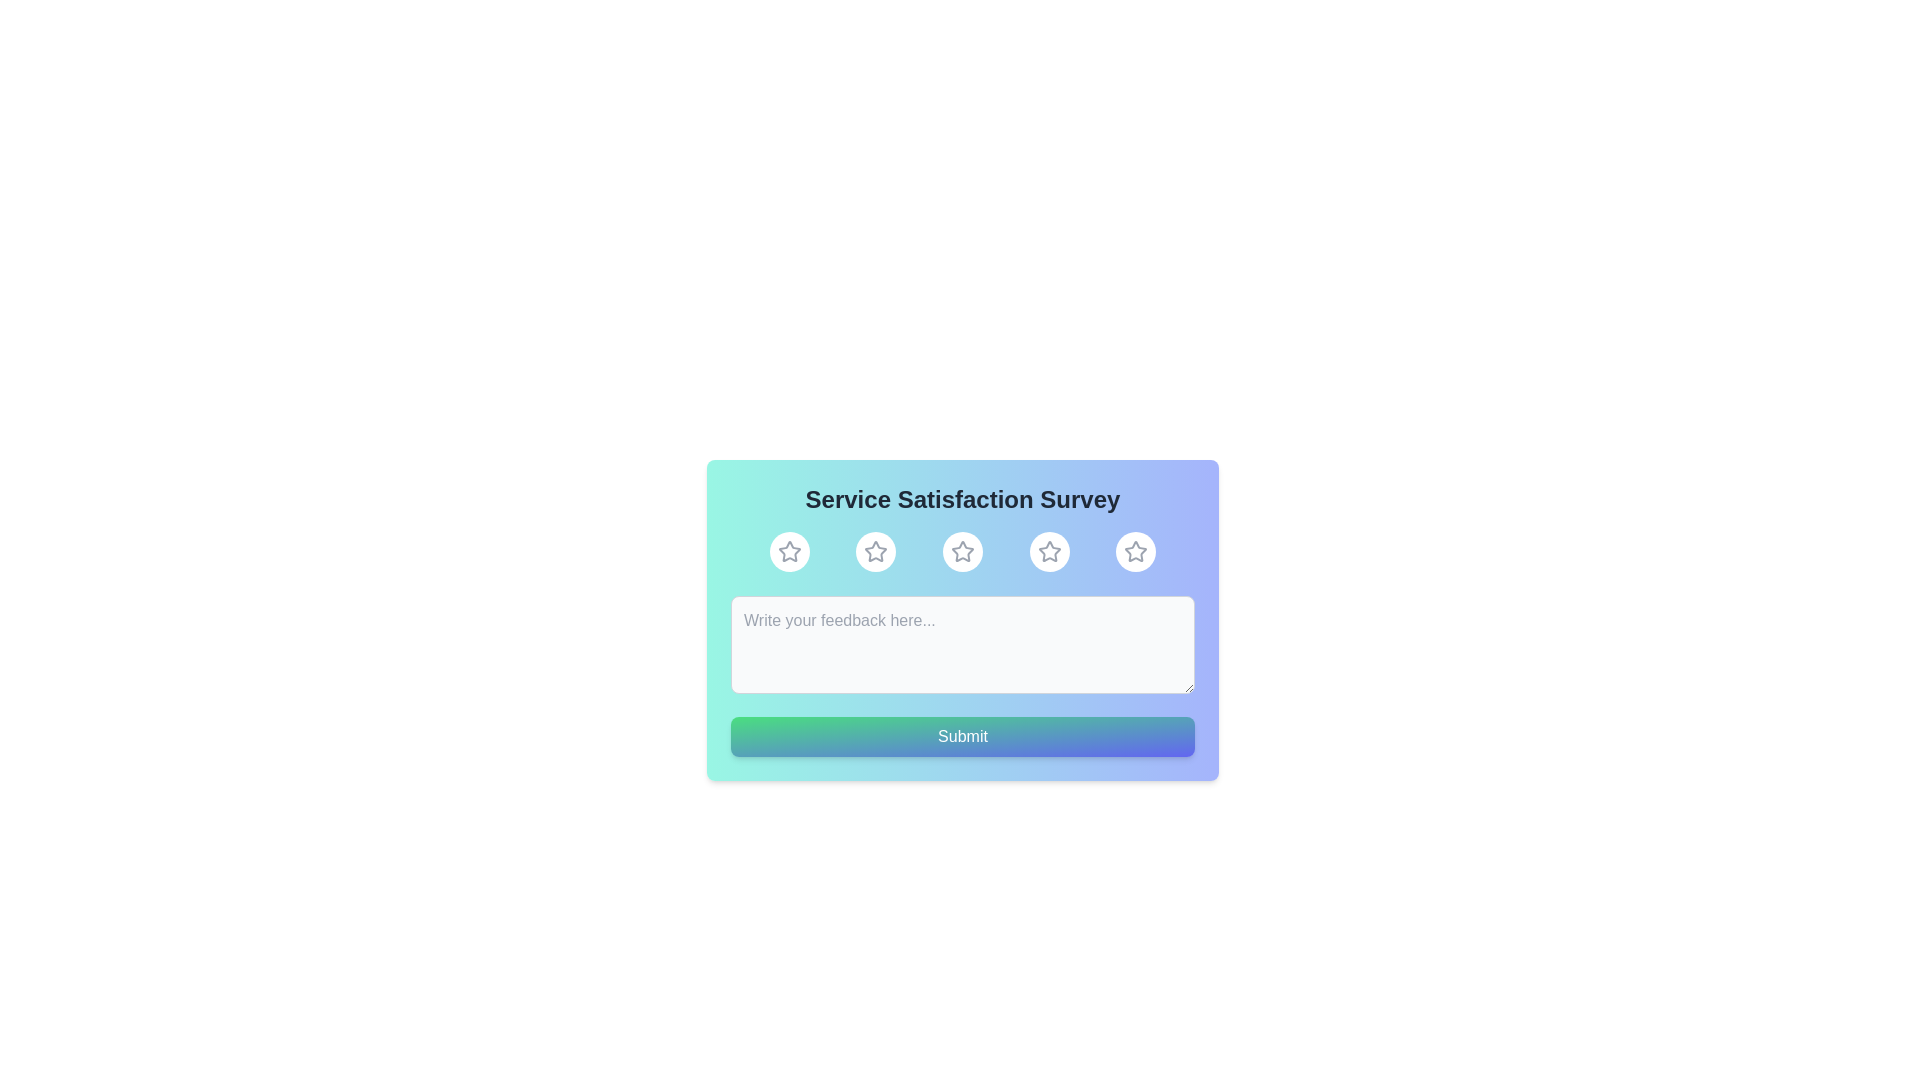  What do you see at coordinates (963, 644) in the screenshot?
I see `the text area and type the feedback text` at bounding box center [963, 644].